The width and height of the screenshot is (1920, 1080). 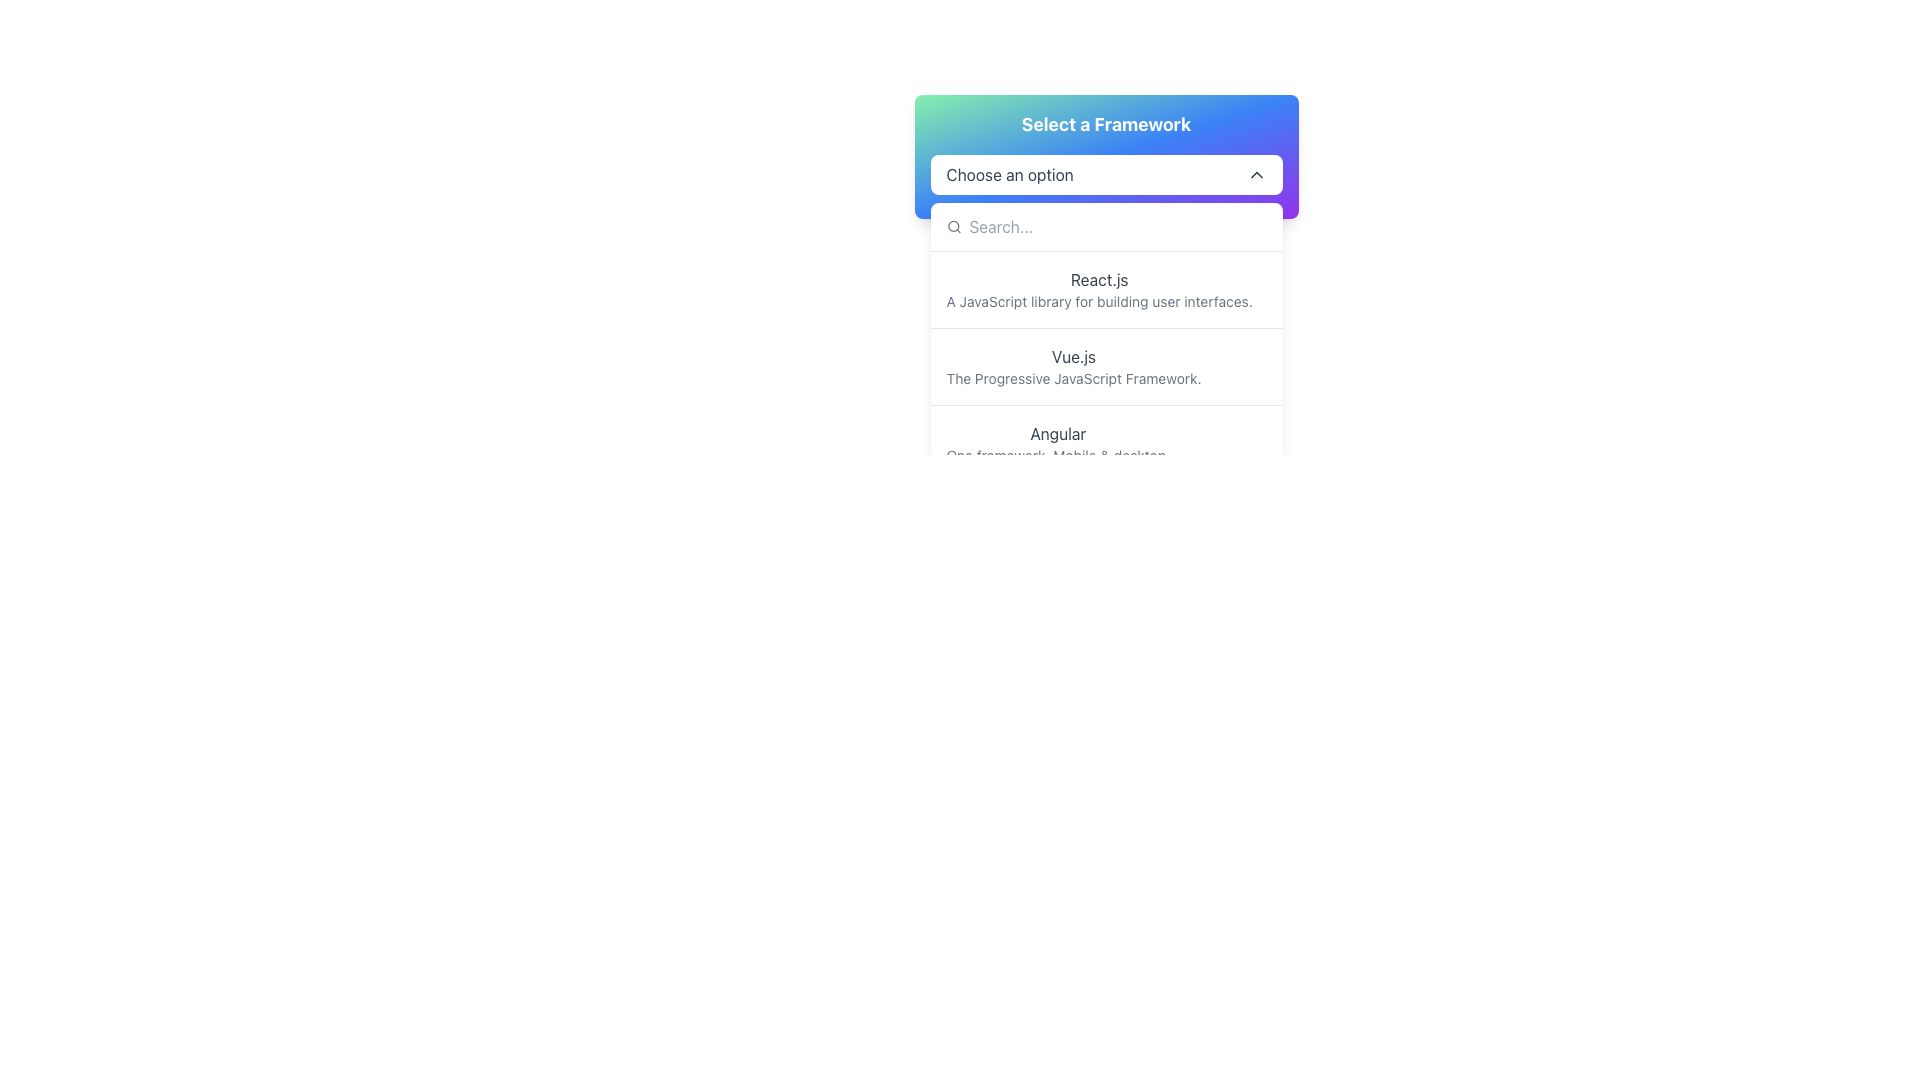 What do you see at coordinates (1105, 442) in the screenshot?
I see `the third interactive list item labeled 'Angular' to change its background color` at bounding box center [1105, 442].